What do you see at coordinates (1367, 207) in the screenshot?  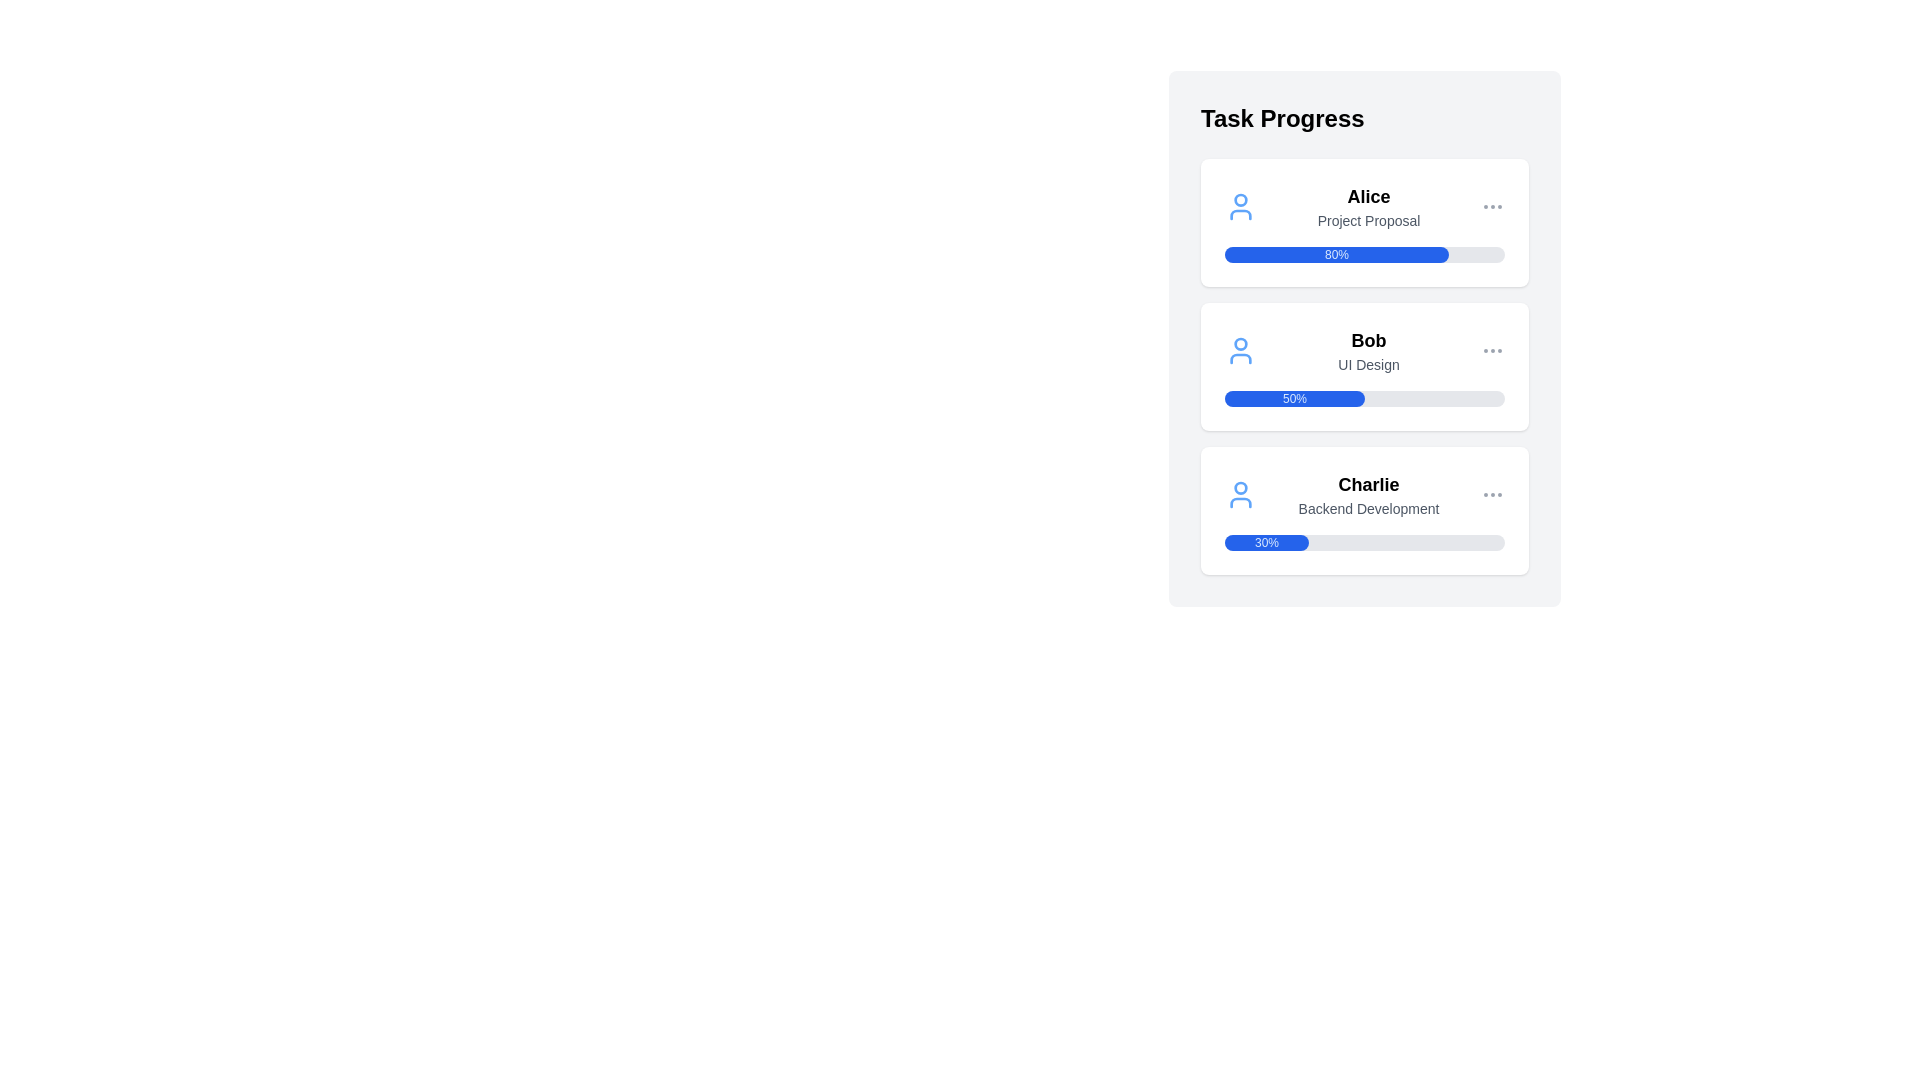 I see `displayed text from the Text display element that shows 'Alice' in bold and 'Project Proposal' in gray, located in the first row of a vertical list, positioned between a user icon and an ellipsis icon` at bounding box center [1367, 207].